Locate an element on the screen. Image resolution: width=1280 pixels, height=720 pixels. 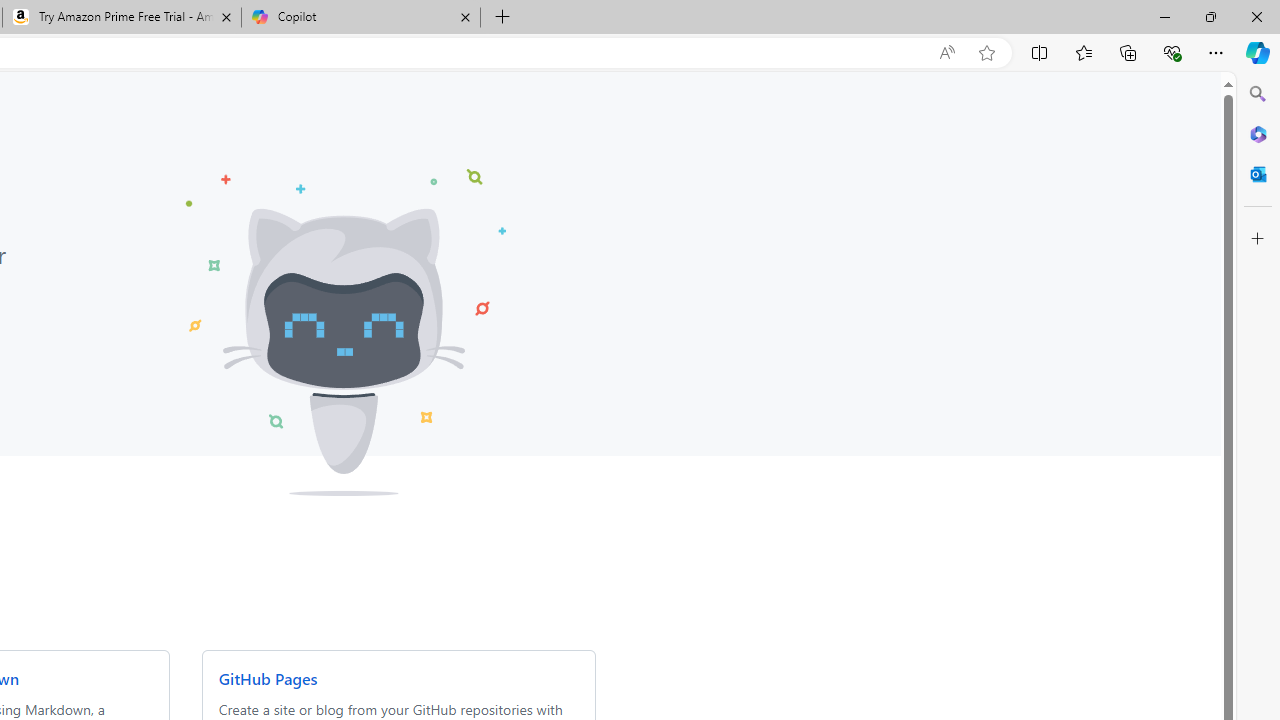
'Copilot' is located at coordinates (360, 17).